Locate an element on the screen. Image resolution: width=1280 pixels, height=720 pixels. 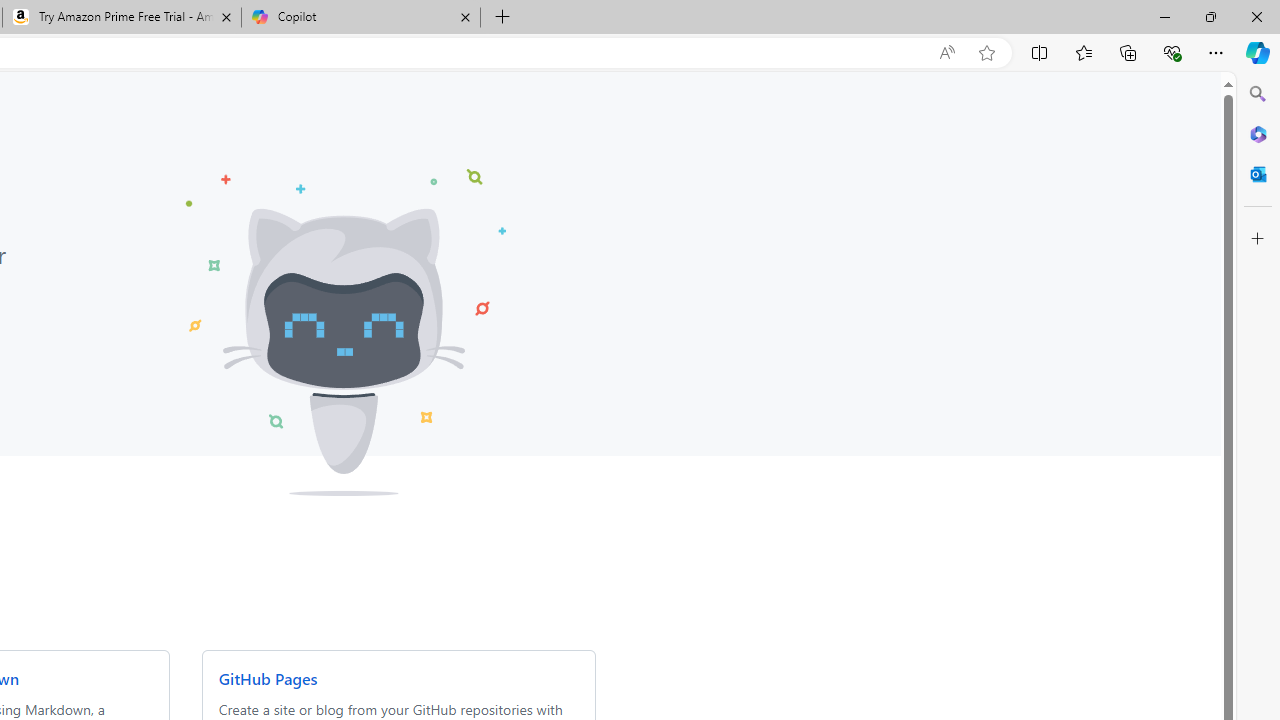
'Copilot' is located at coordinates (360, 17).